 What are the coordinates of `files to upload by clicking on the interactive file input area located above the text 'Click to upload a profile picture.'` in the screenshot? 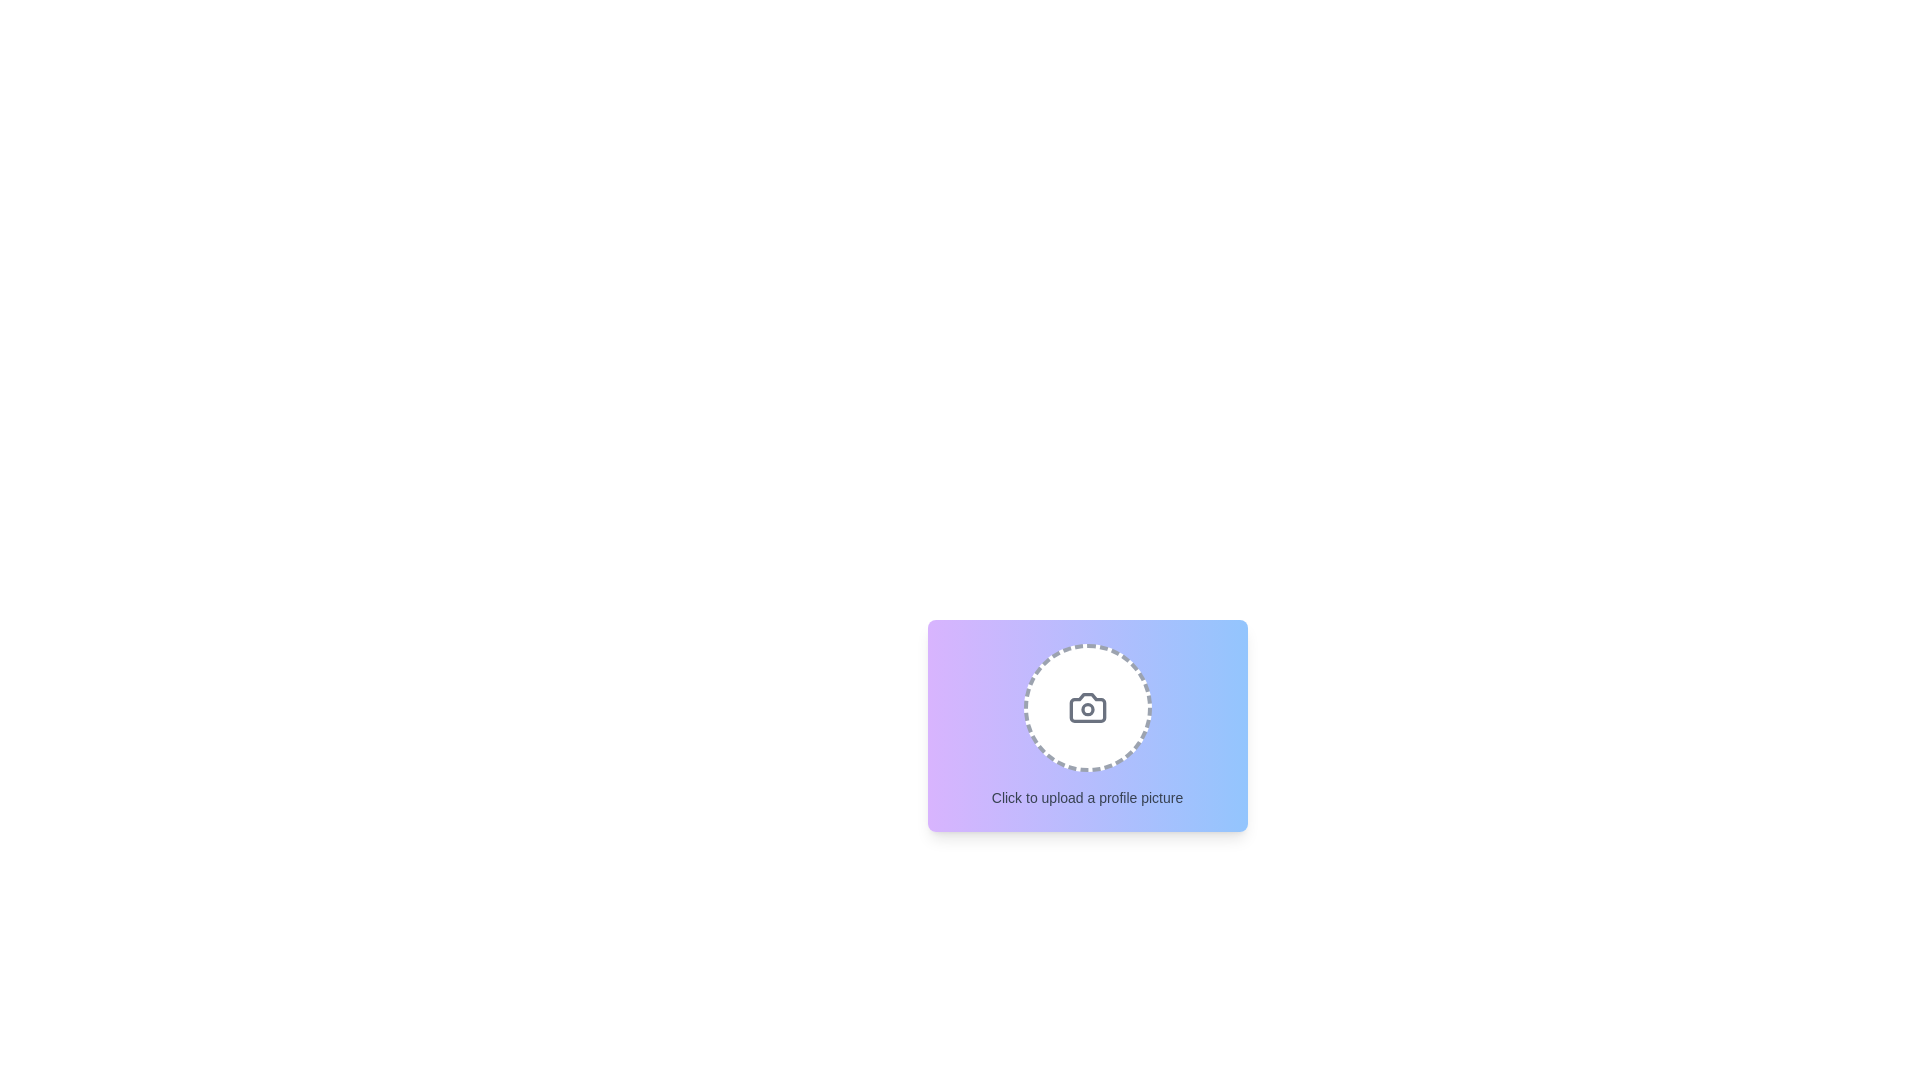 It's located at (1086, 707).